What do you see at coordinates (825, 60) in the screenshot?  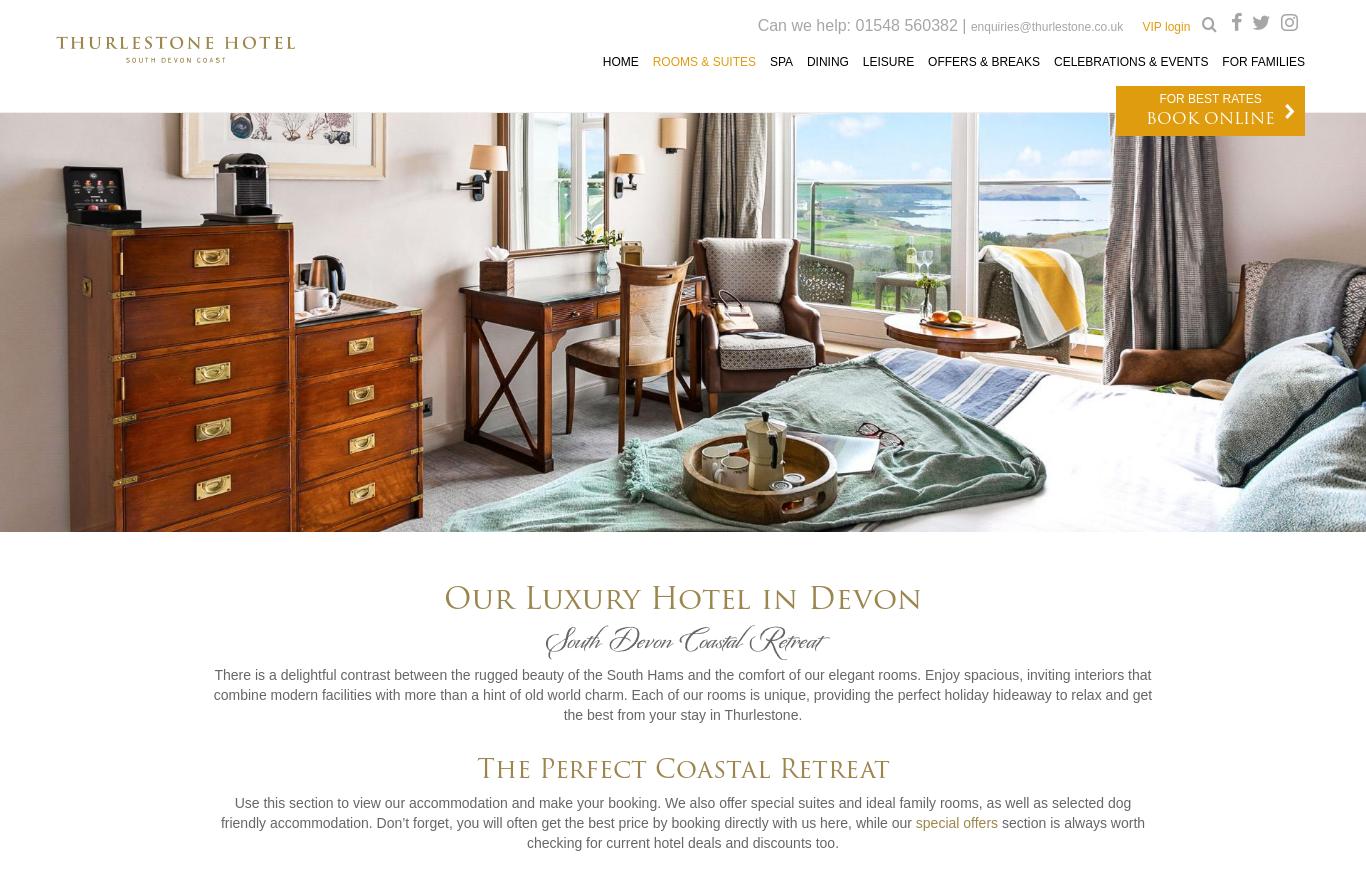 I see `'Dining'` at bounding box center [825, 60].